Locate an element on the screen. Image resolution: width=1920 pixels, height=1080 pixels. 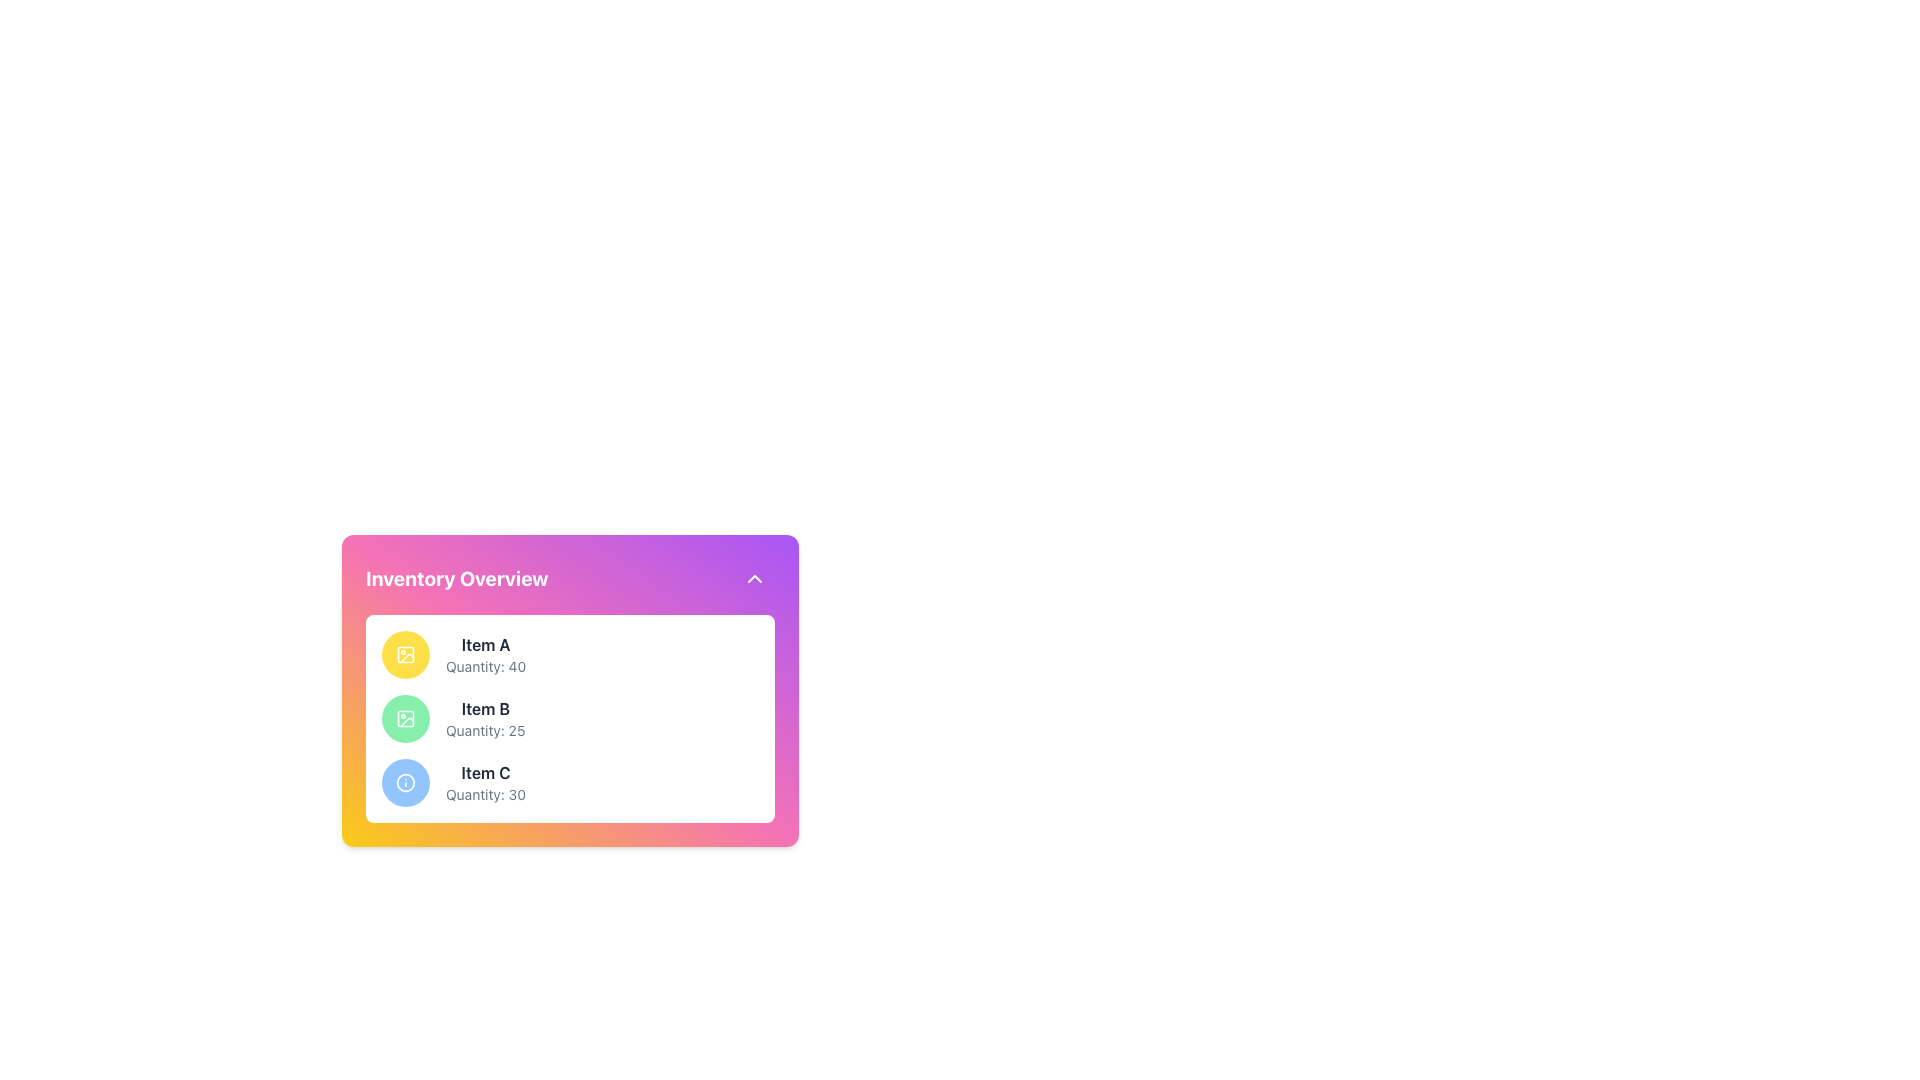
the text label 'Item B' styled in bold dark gray, which is the second item in the 'Inventory Overview' card list is located at coordinates (485, 708).